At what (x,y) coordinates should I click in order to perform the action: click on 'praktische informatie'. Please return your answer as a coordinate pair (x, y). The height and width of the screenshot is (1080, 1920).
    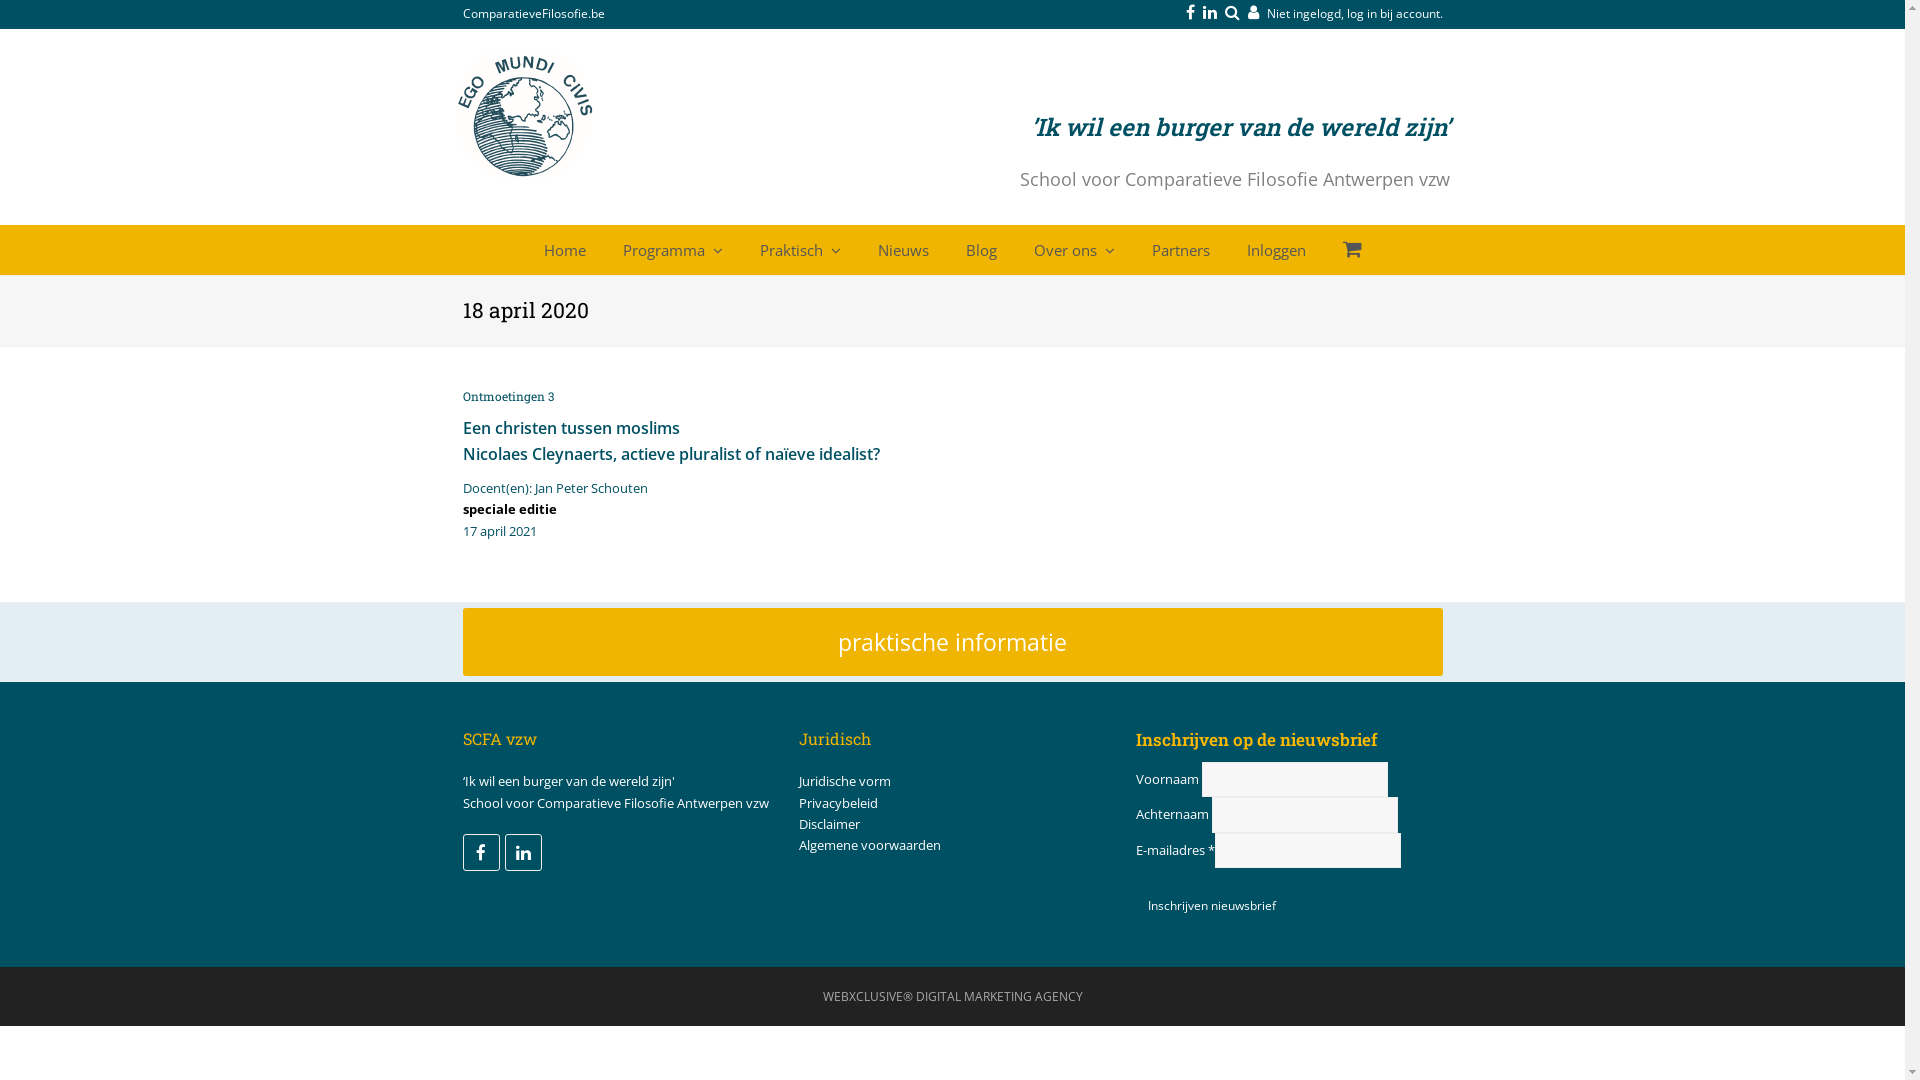
    Looking at the image, I should click on (950, 641).